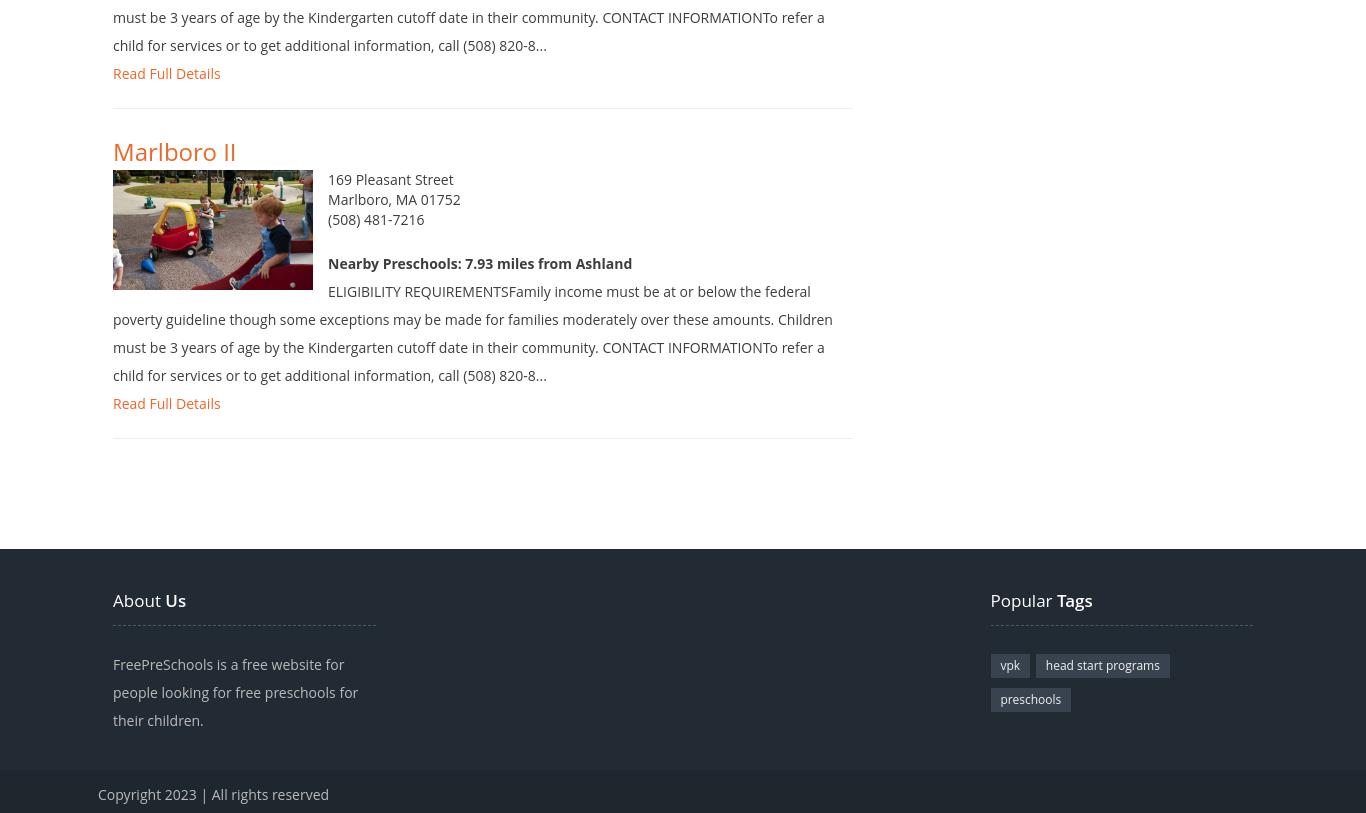 The width and height of the screenshot is (1366, 813). Describe the element at coordinates (1010, 695) in the screenshot. I see `'vpk'` at that location.